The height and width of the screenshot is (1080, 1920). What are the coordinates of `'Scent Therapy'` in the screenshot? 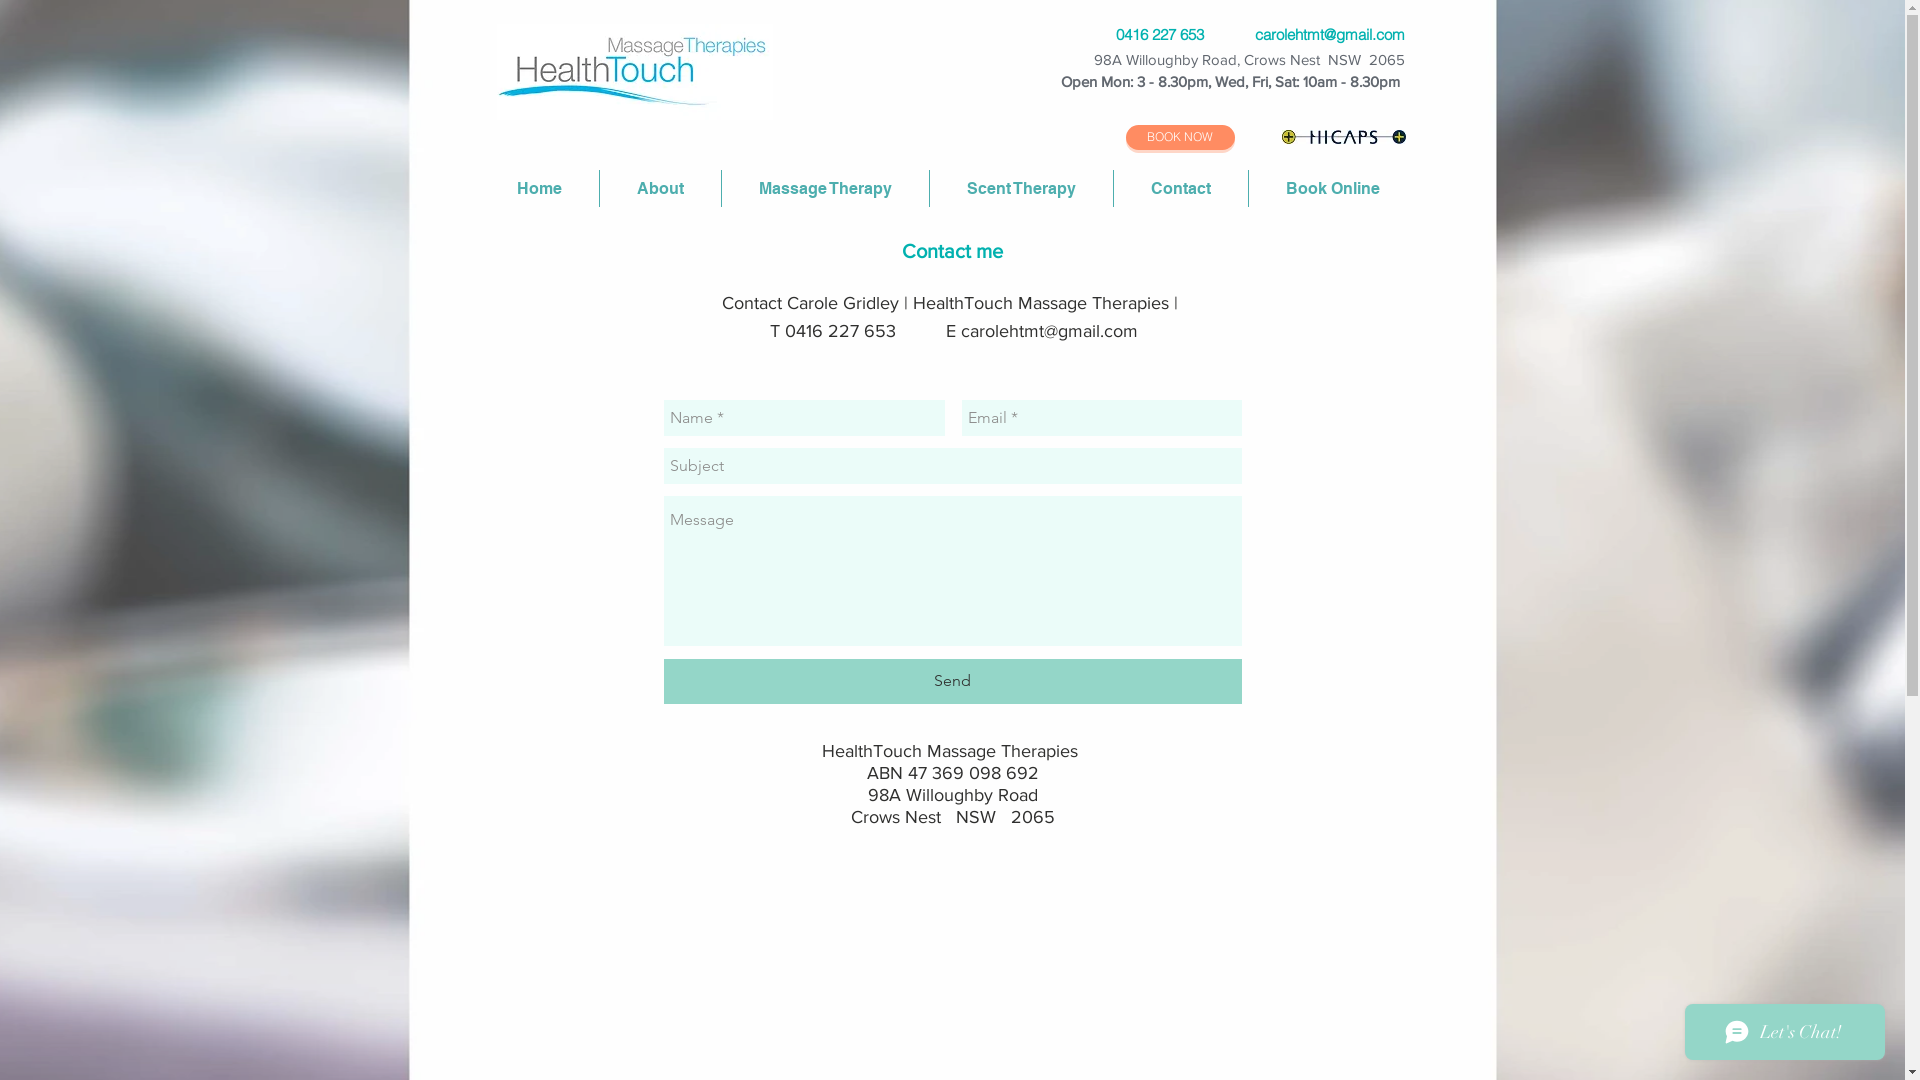 It's located at (1021, 188).